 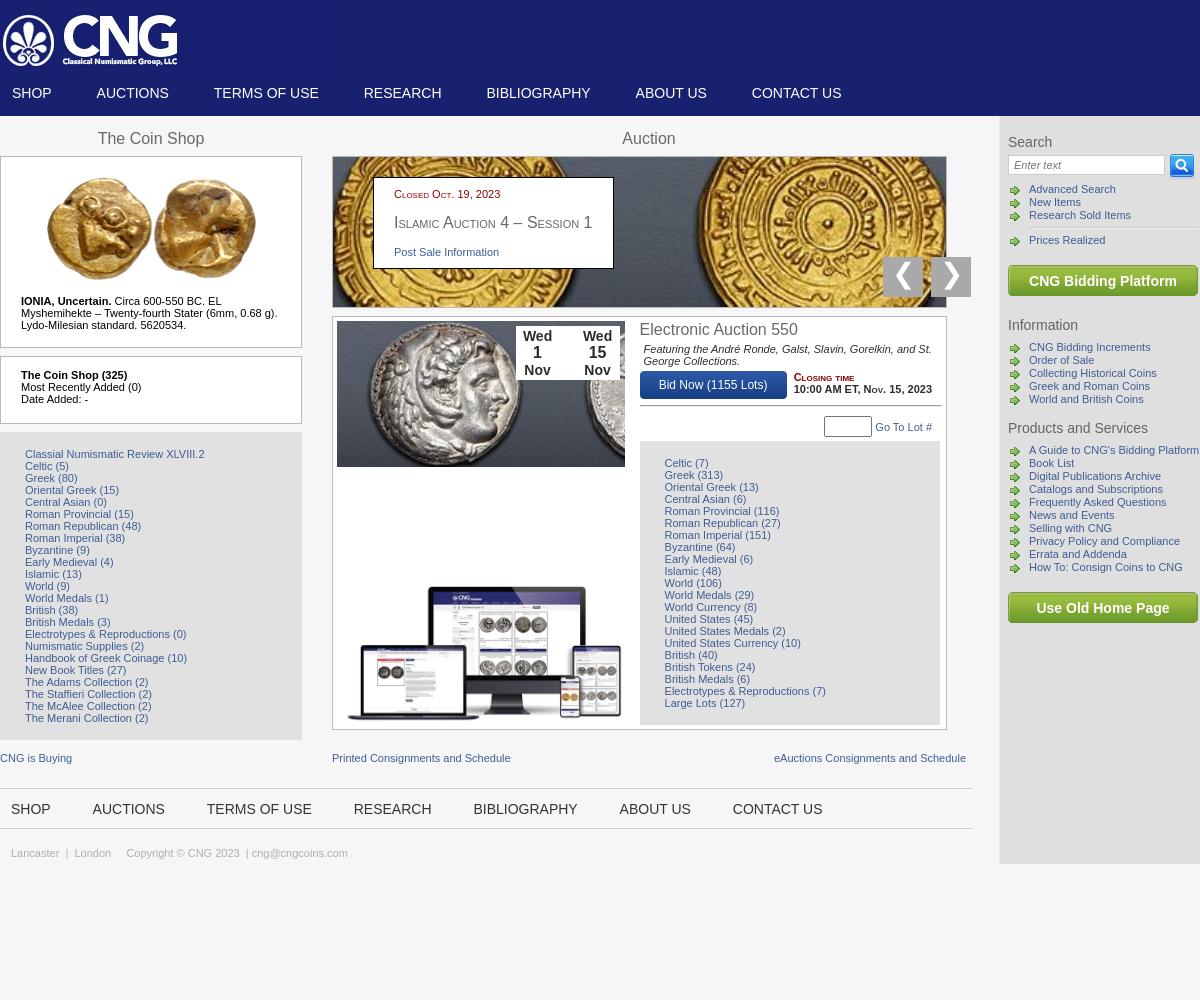 What do you see at coordinates (1094, 488) in the screenshot?
I see `'Catalogs and Subscriptions'` at bounding box center [1094, 488].